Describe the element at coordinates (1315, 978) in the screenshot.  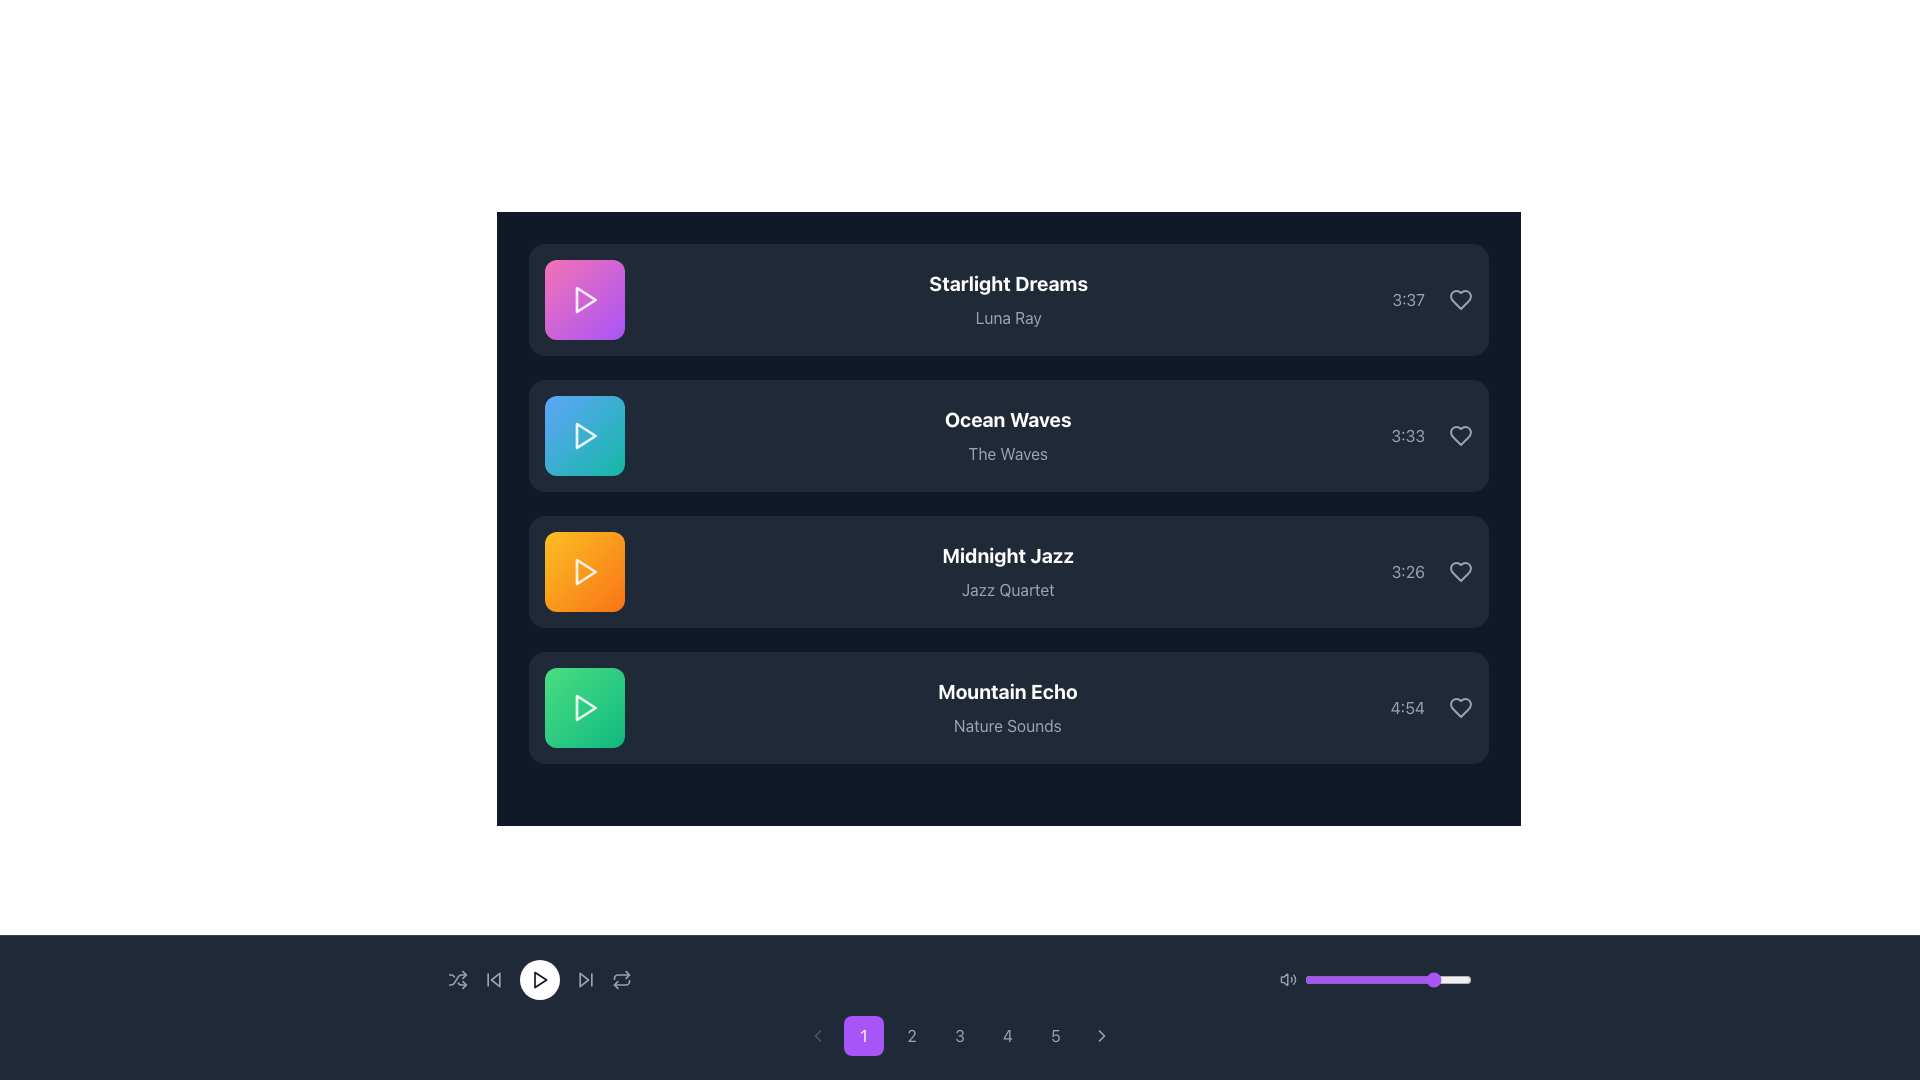
I see `the volume` at that location.